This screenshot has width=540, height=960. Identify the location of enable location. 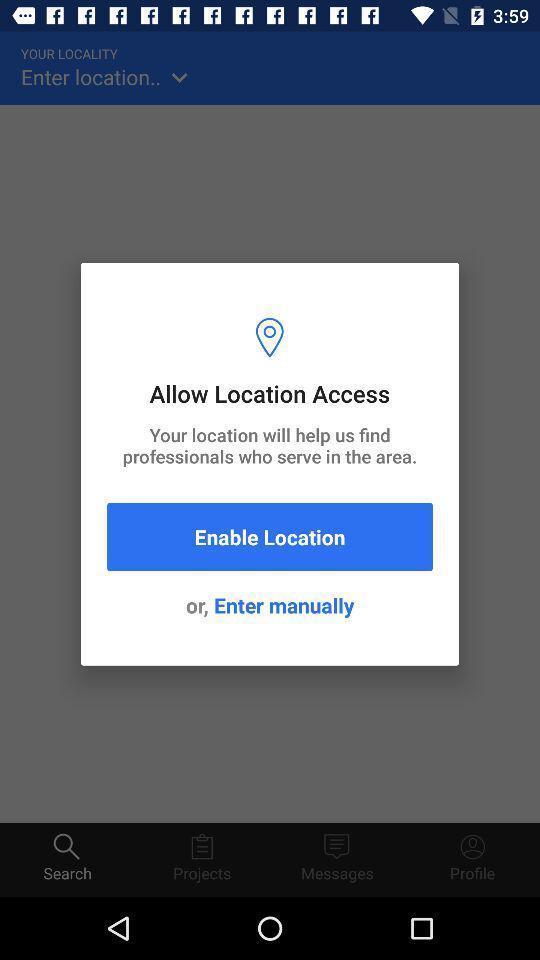
(270, 536).